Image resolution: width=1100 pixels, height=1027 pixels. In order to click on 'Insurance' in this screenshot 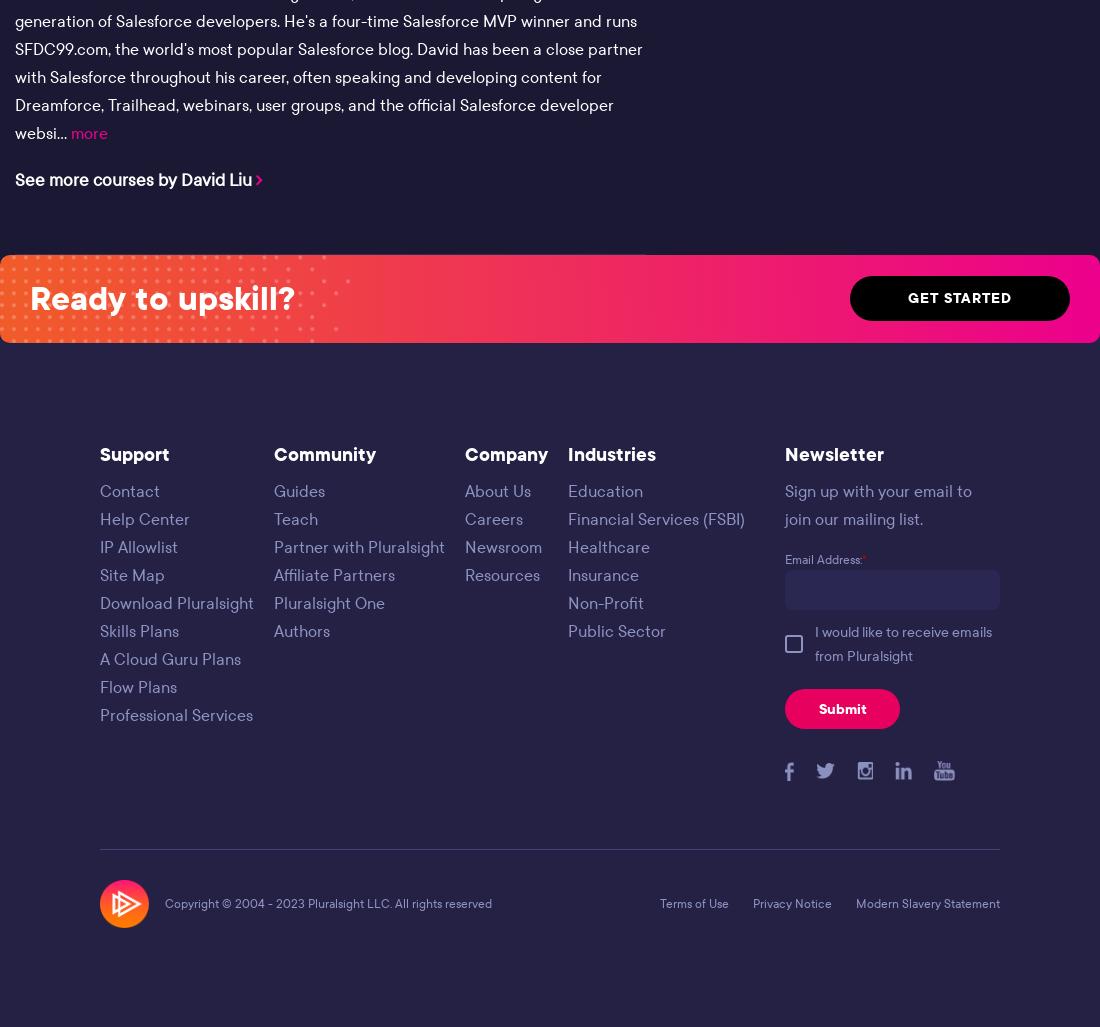, I will do `click(602, 573)`.